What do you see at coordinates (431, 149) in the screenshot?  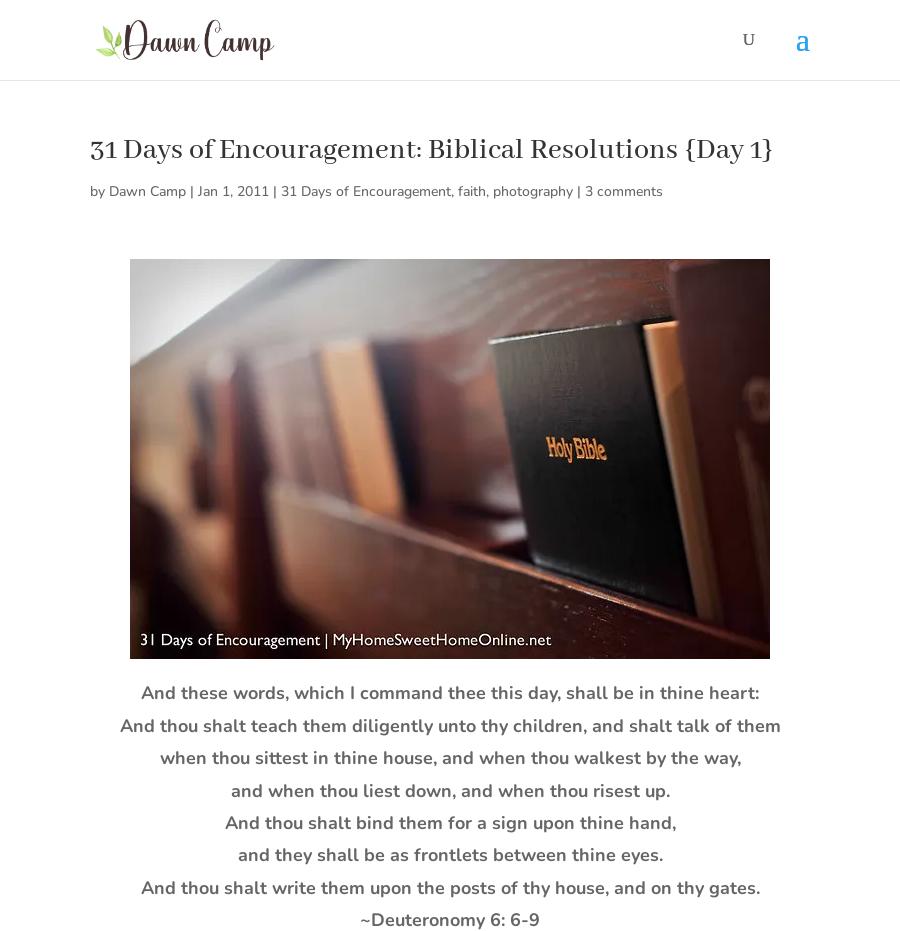 I see `'31 Days of Encouragement: Biblical Resolutions {Day 1}'` at bounding box center [431, 149].